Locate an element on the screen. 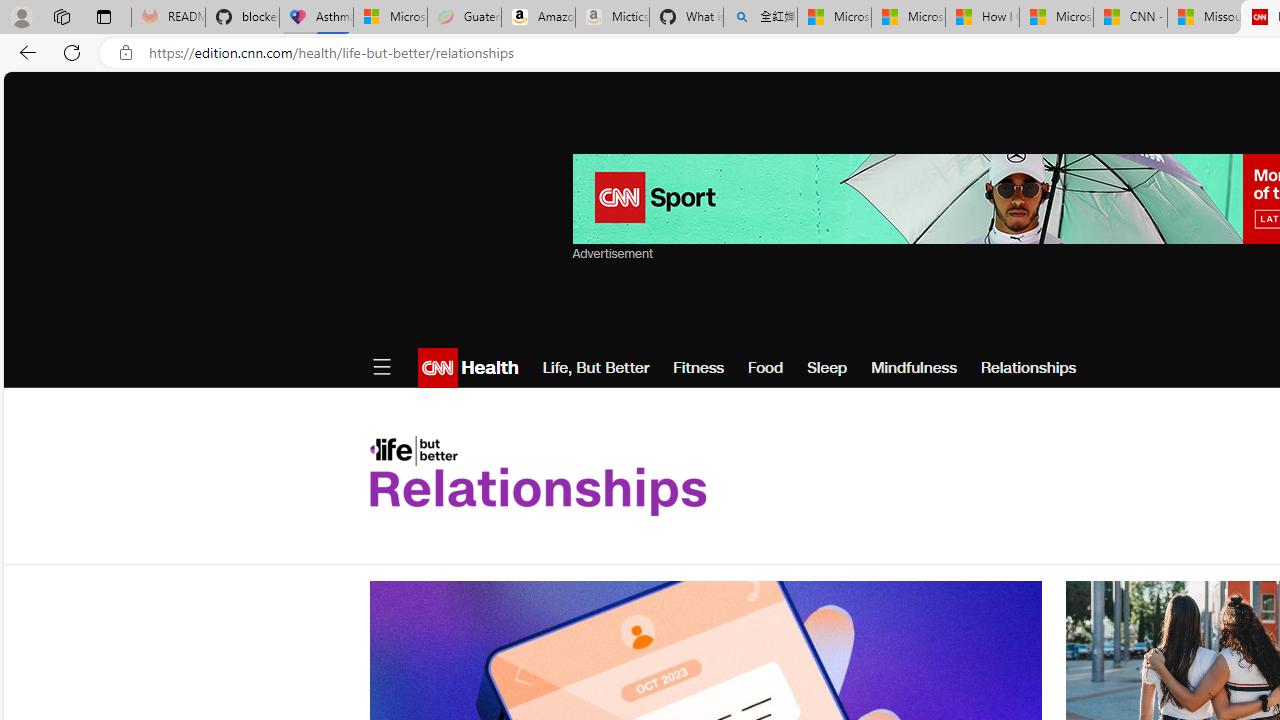 The width and height of the screenshot is (1280, 720). 'Mindfulness' is located at coordinates (912, 367).